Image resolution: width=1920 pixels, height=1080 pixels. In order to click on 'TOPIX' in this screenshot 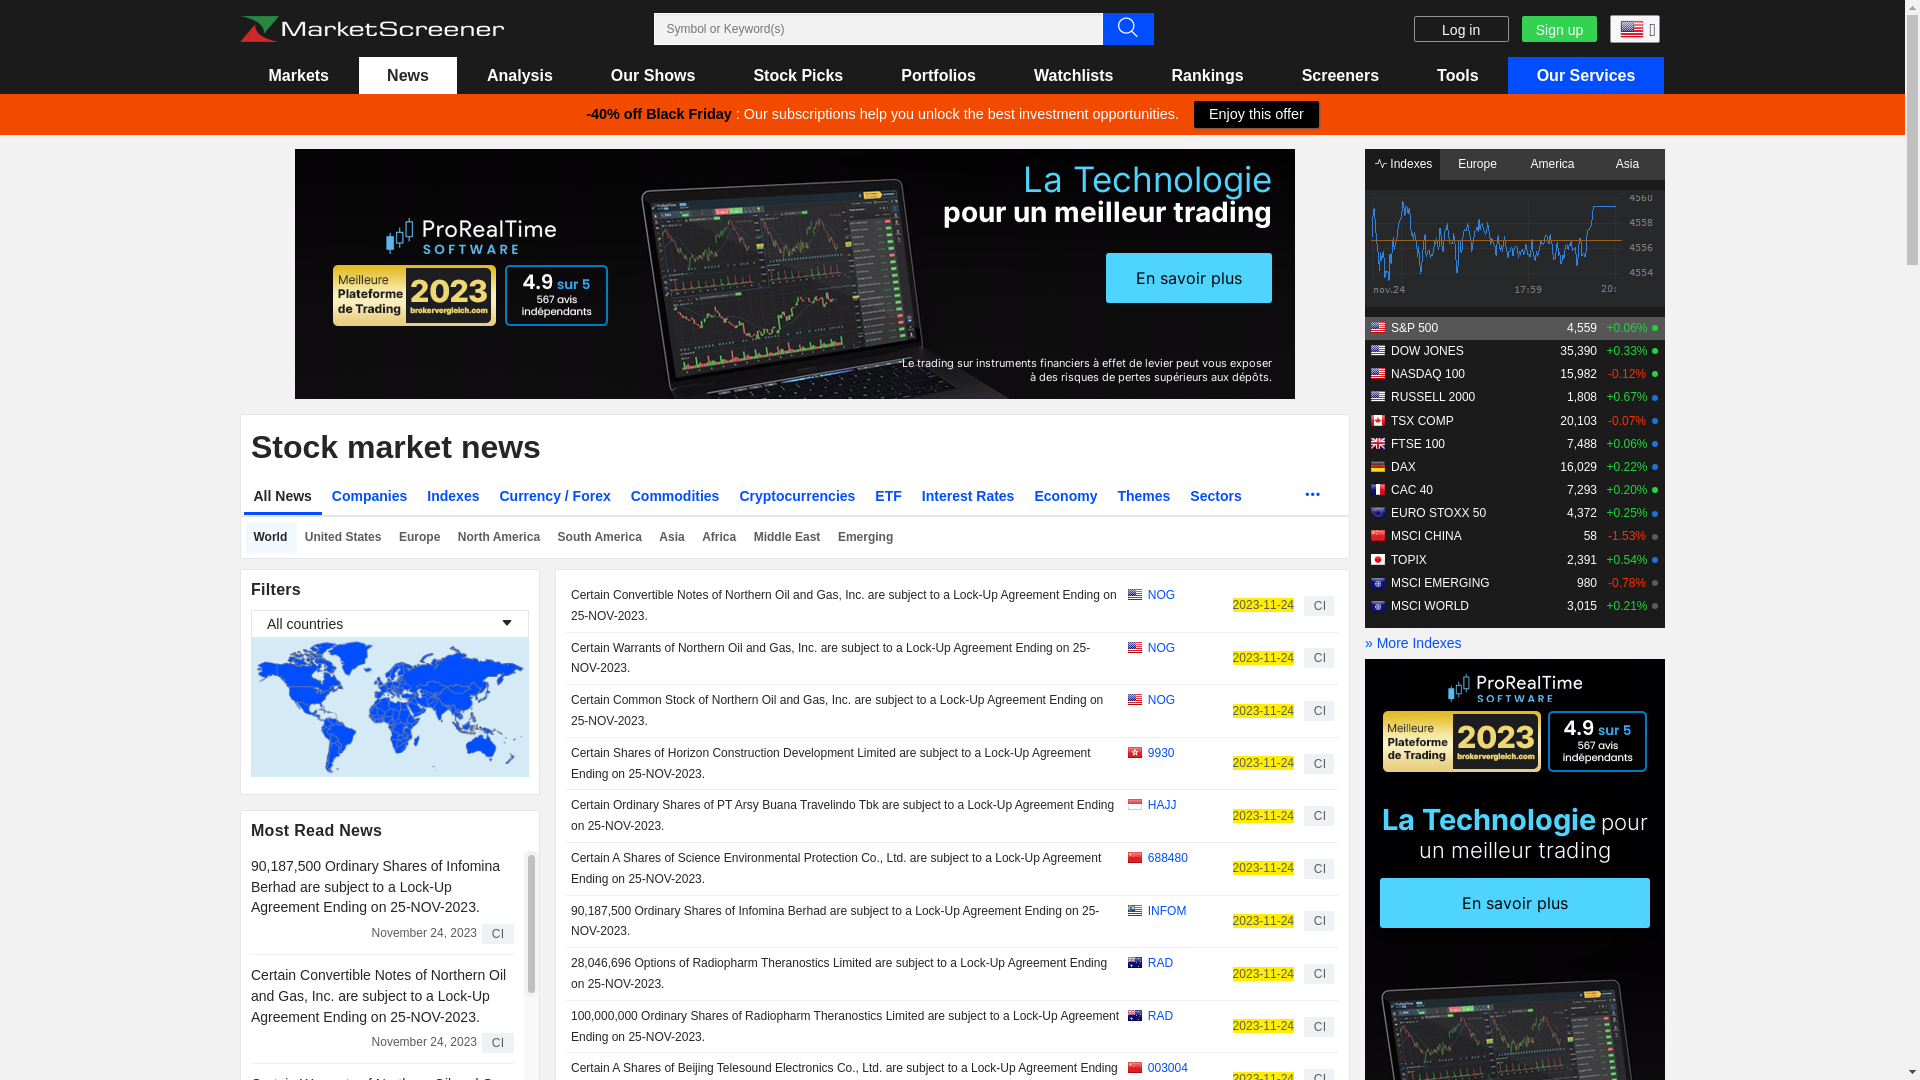, I will do `click(1390, 559)`.